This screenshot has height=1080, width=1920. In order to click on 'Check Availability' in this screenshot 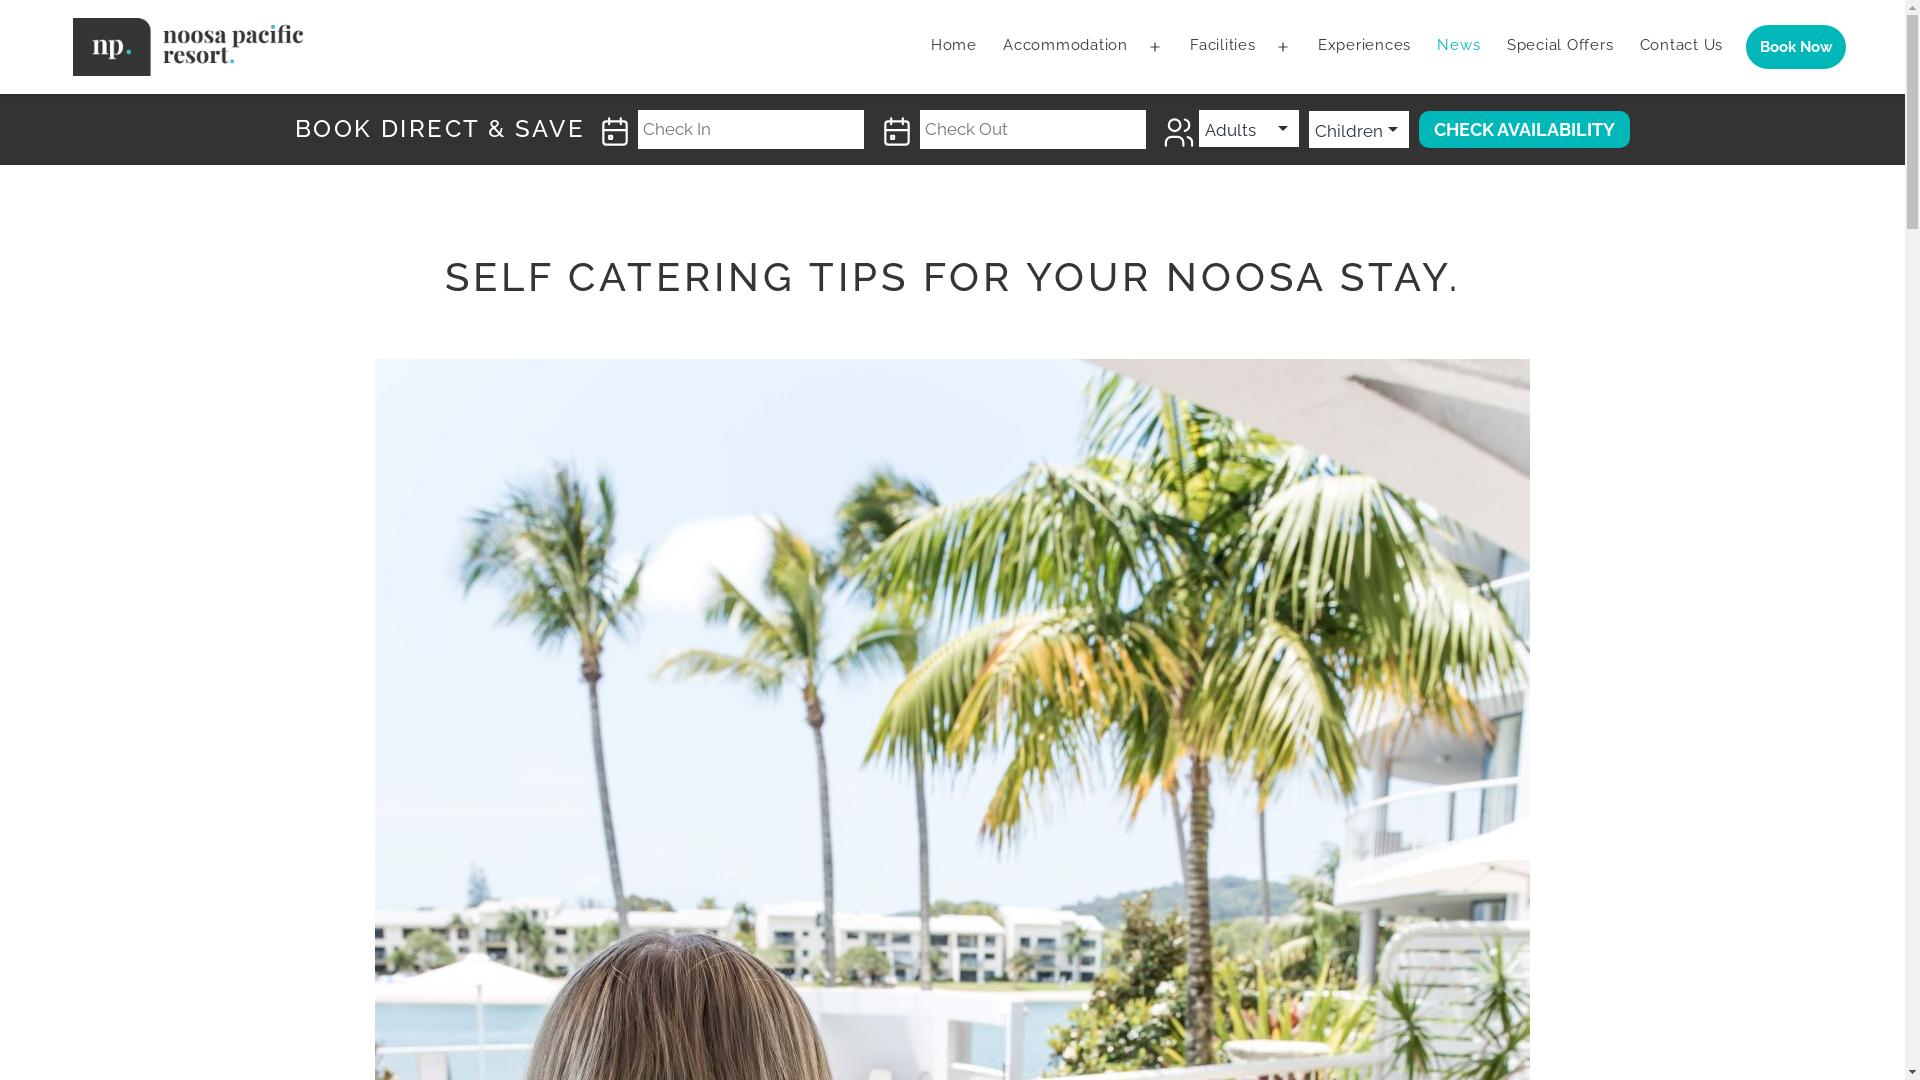, I will do `click(1523, 129)`.